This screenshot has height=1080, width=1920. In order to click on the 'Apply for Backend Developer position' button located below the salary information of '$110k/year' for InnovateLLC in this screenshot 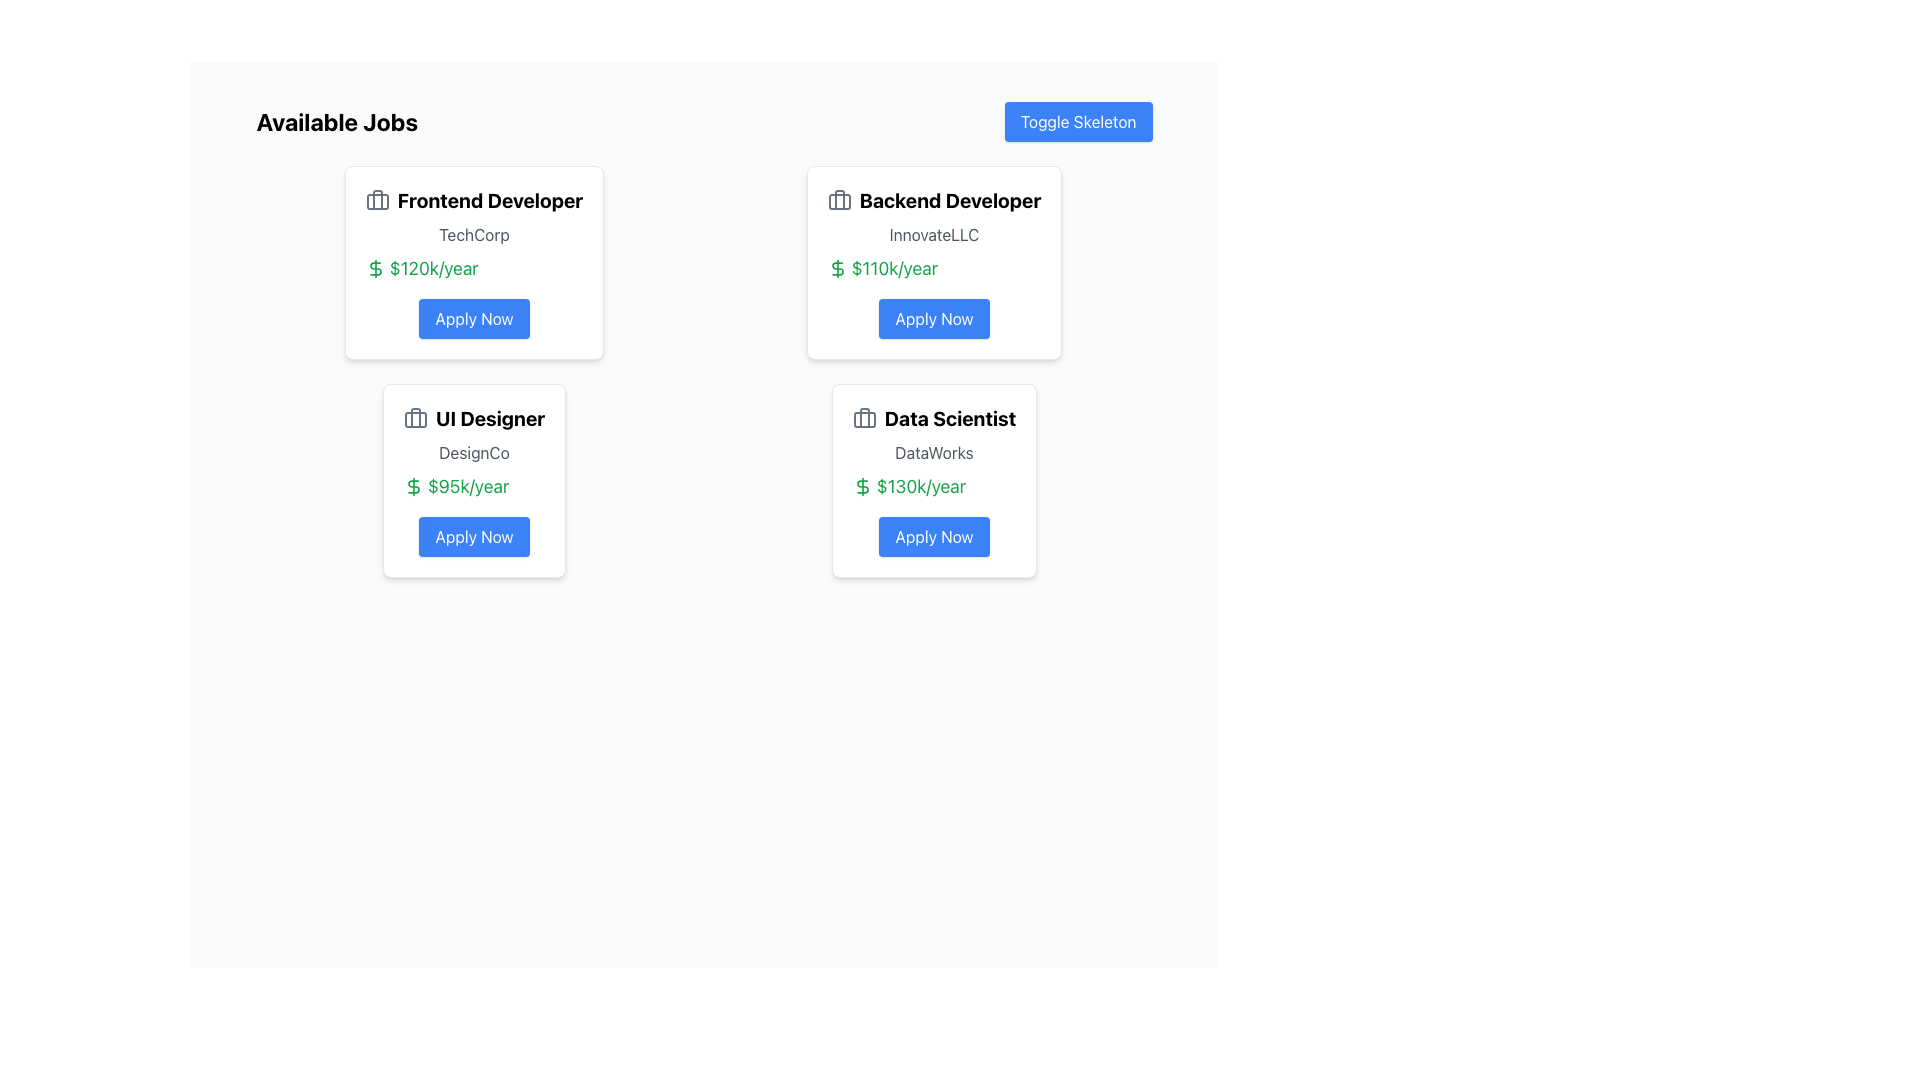, I will do `click(933, 318)`.